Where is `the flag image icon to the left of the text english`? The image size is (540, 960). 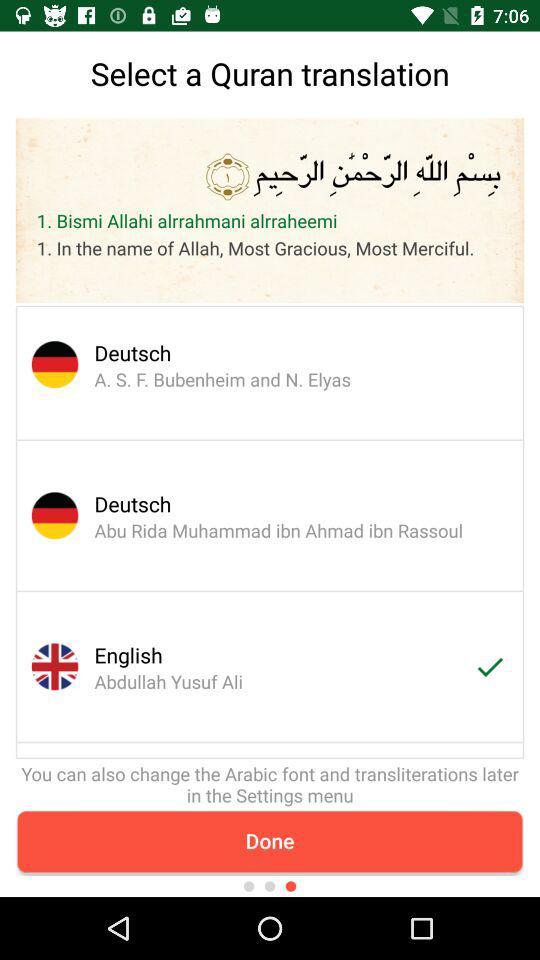 the flag image icon to the left of the text english is located at coordinates (47, 667).